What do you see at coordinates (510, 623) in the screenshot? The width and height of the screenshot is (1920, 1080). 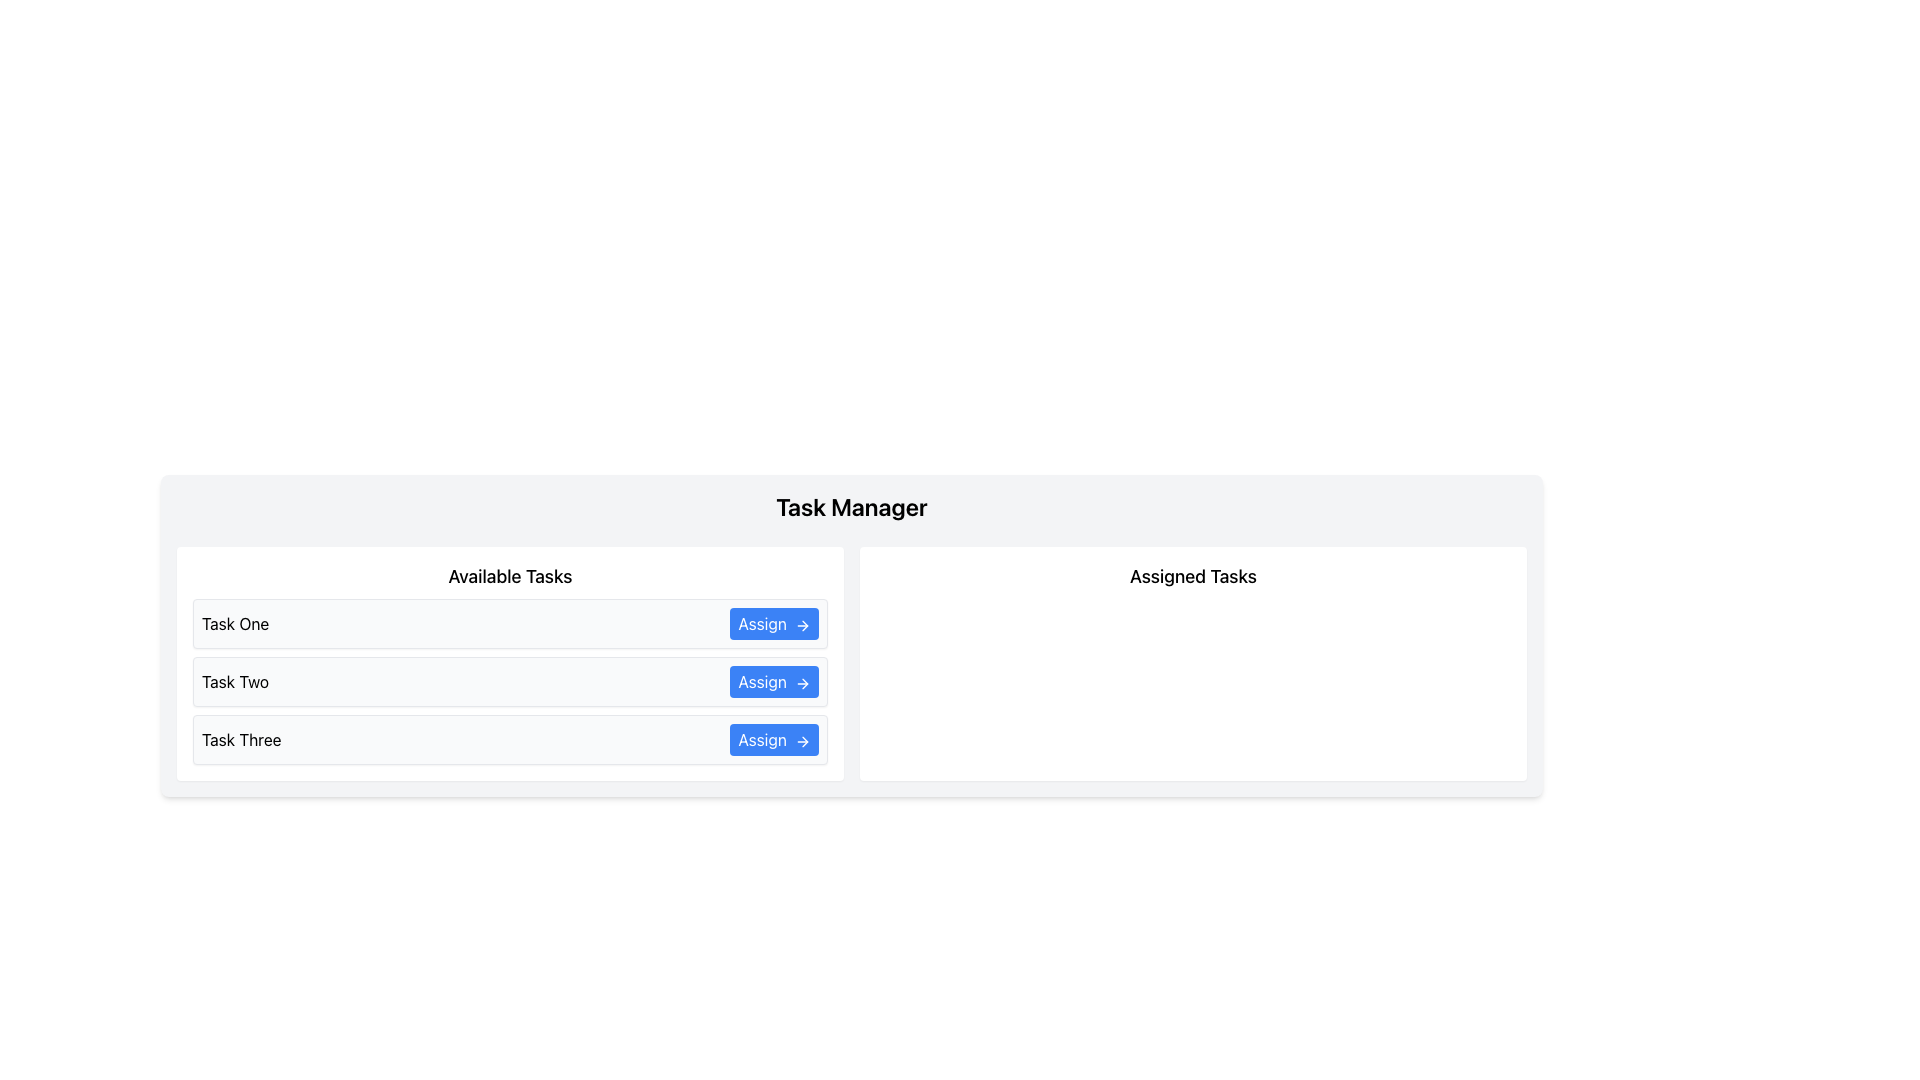 I see `the Task list item labeled 'Task One' with the interactive 'Assign' button` at bounding box center [510, 623].